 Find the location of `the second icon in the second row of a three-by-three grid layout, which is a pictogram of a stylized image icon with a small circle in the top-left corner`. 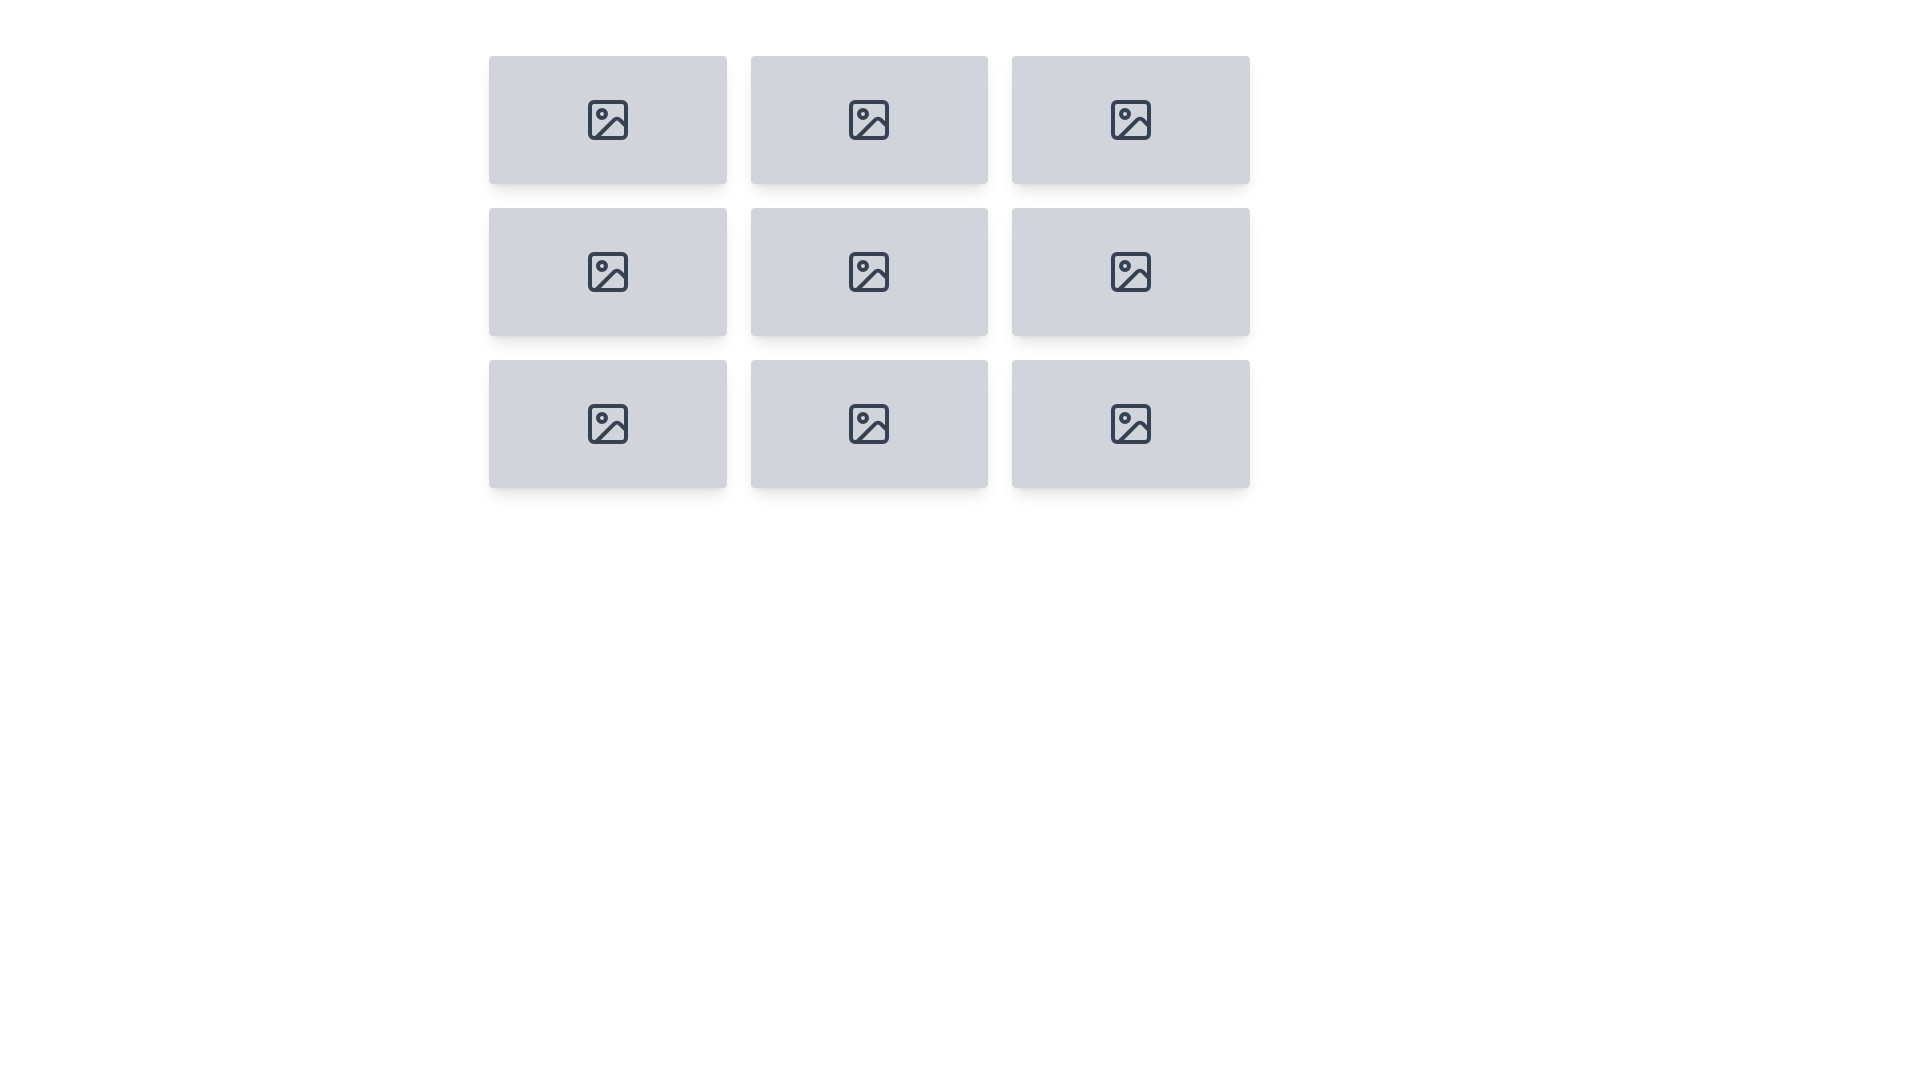

the second icon in the second row of a three-by-three grid layout, which is a pictogram of a stylized image icon with a small circle in the top-left corner is located at coordinates (606, 272).